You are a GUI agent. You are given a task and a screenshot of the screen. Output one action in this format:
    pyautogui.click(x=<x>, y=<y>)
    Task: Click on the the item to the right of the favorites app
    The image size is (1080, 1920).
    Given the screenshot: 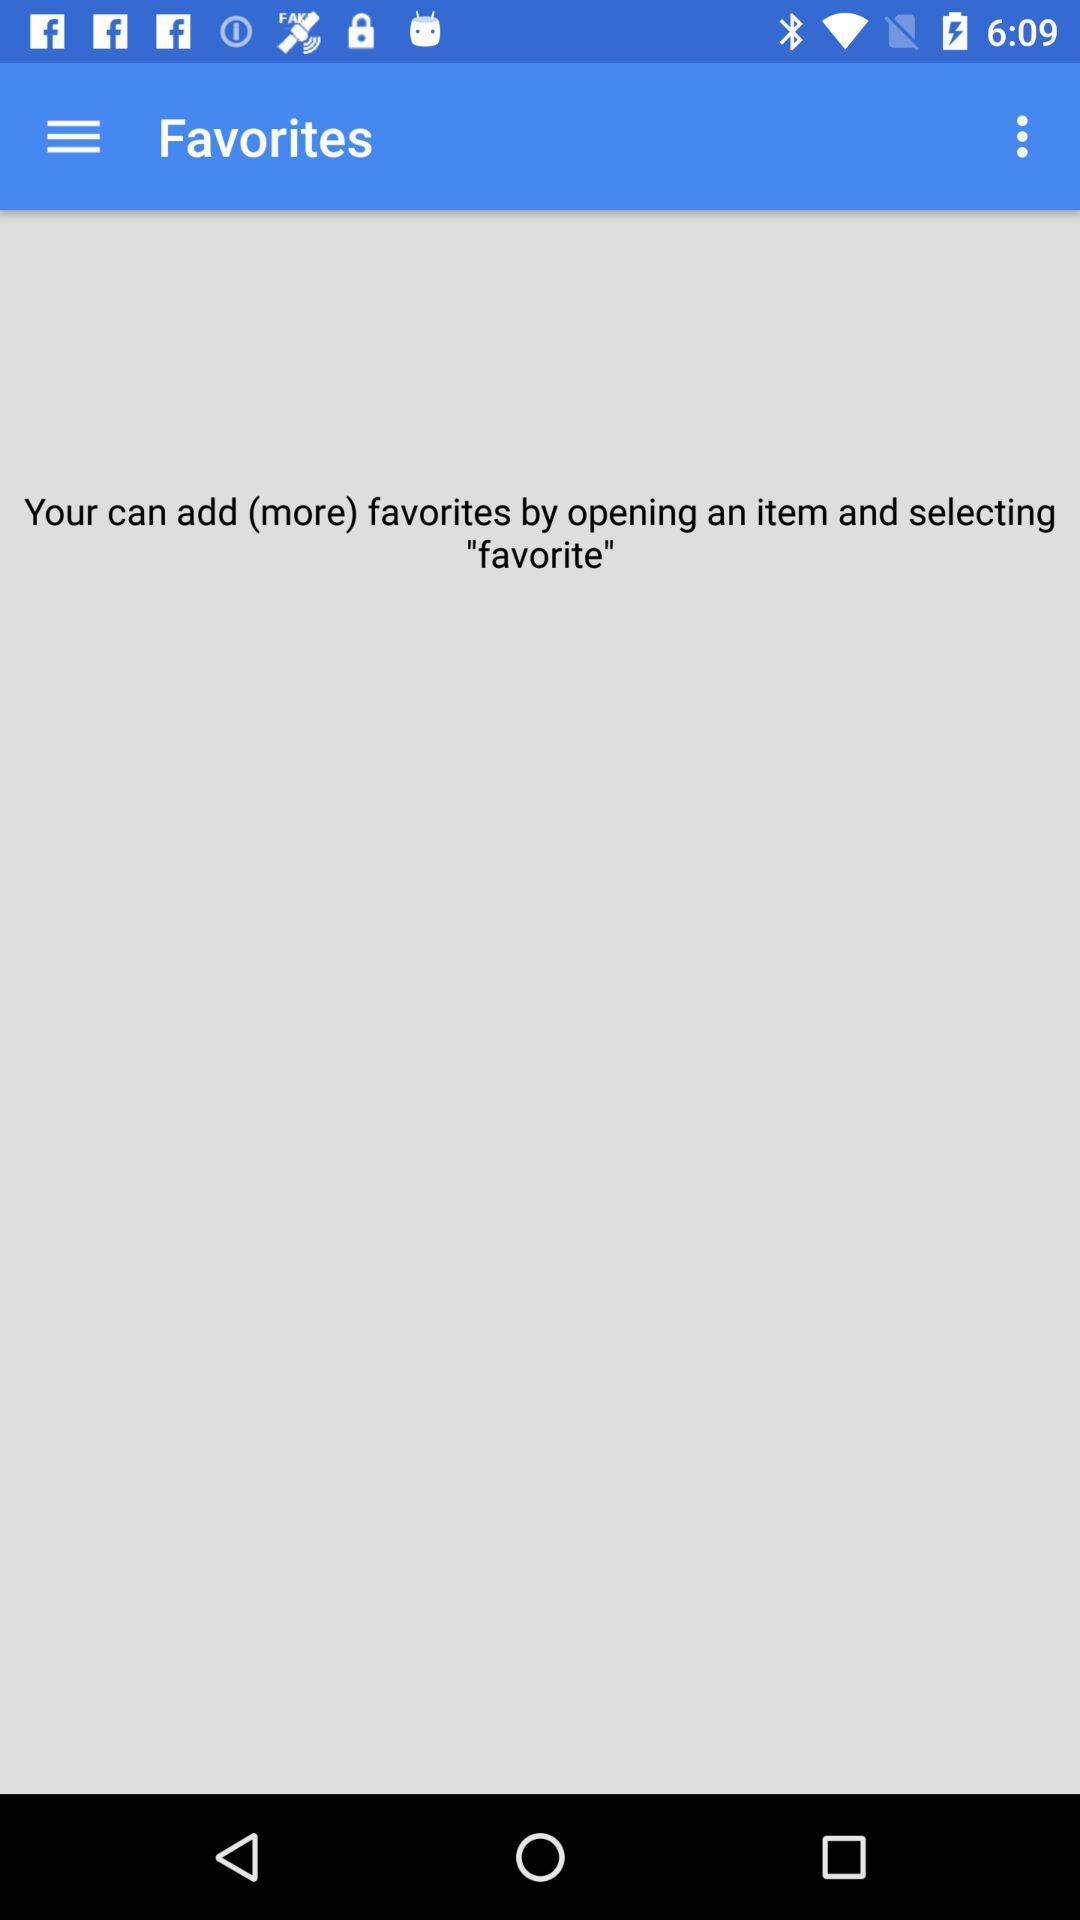 What is the action you would take?
    pyautogui.click(x=1027, y=135)
    